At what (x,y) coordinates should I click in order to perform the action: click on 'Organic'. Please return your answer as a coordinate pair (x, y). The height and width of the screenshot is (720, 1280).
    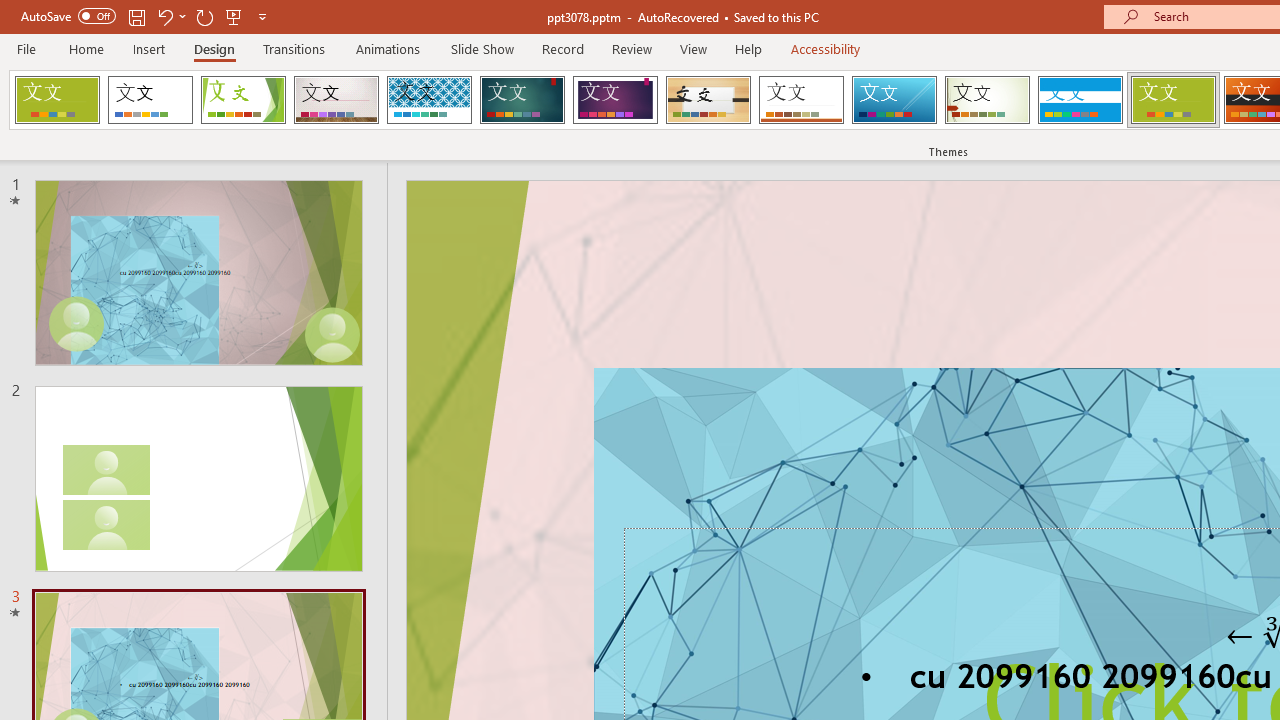
    Looking at the image, I should click on (708, 100).